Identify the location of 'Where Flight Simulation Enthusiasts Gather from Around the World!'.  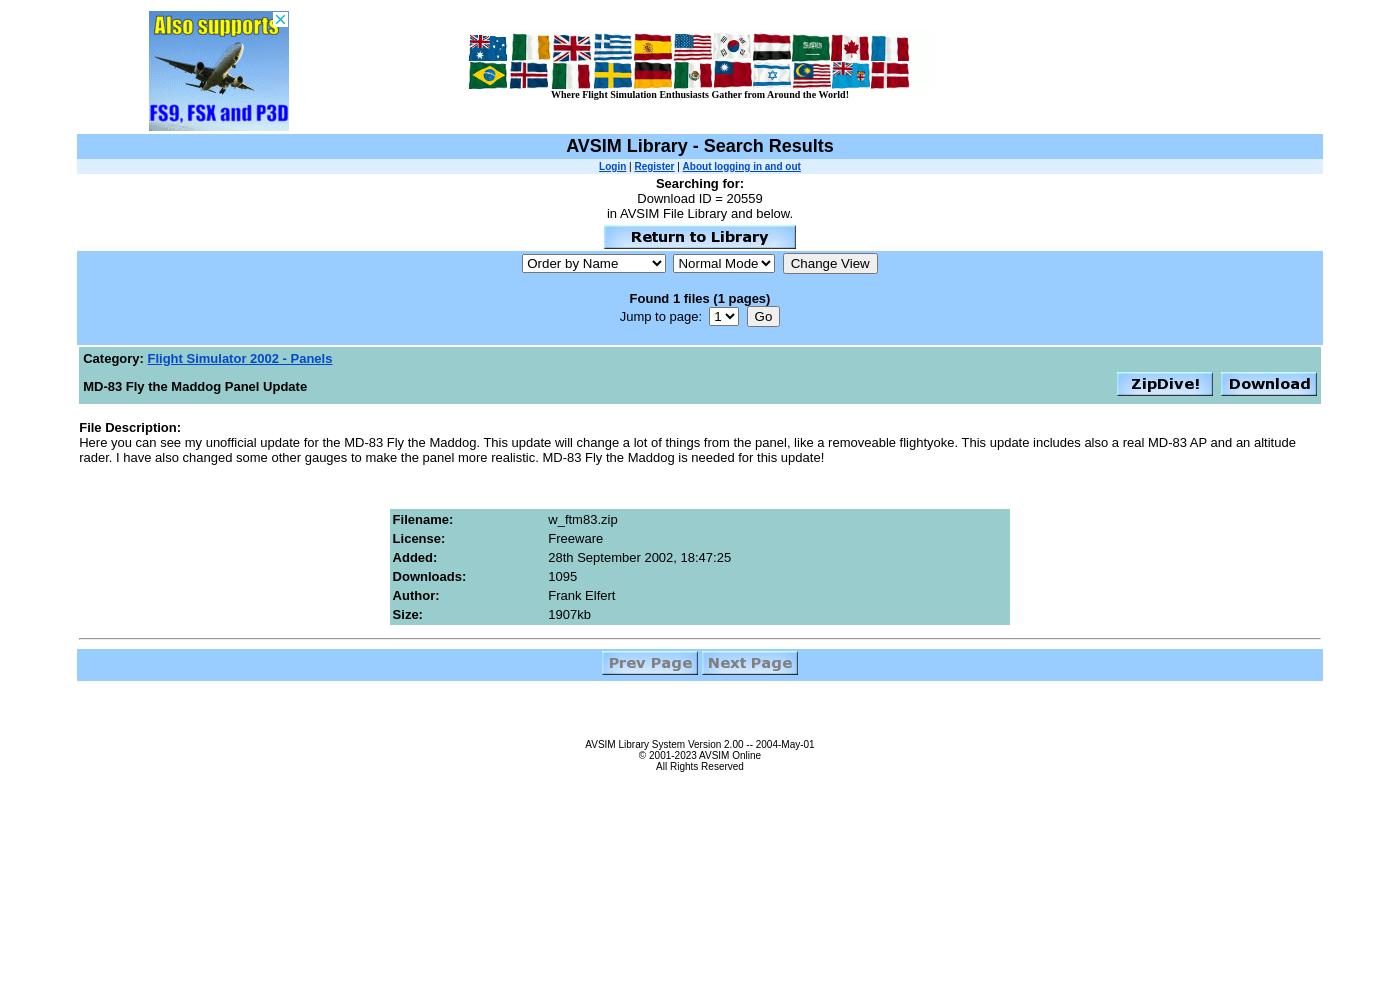
(699, 93).